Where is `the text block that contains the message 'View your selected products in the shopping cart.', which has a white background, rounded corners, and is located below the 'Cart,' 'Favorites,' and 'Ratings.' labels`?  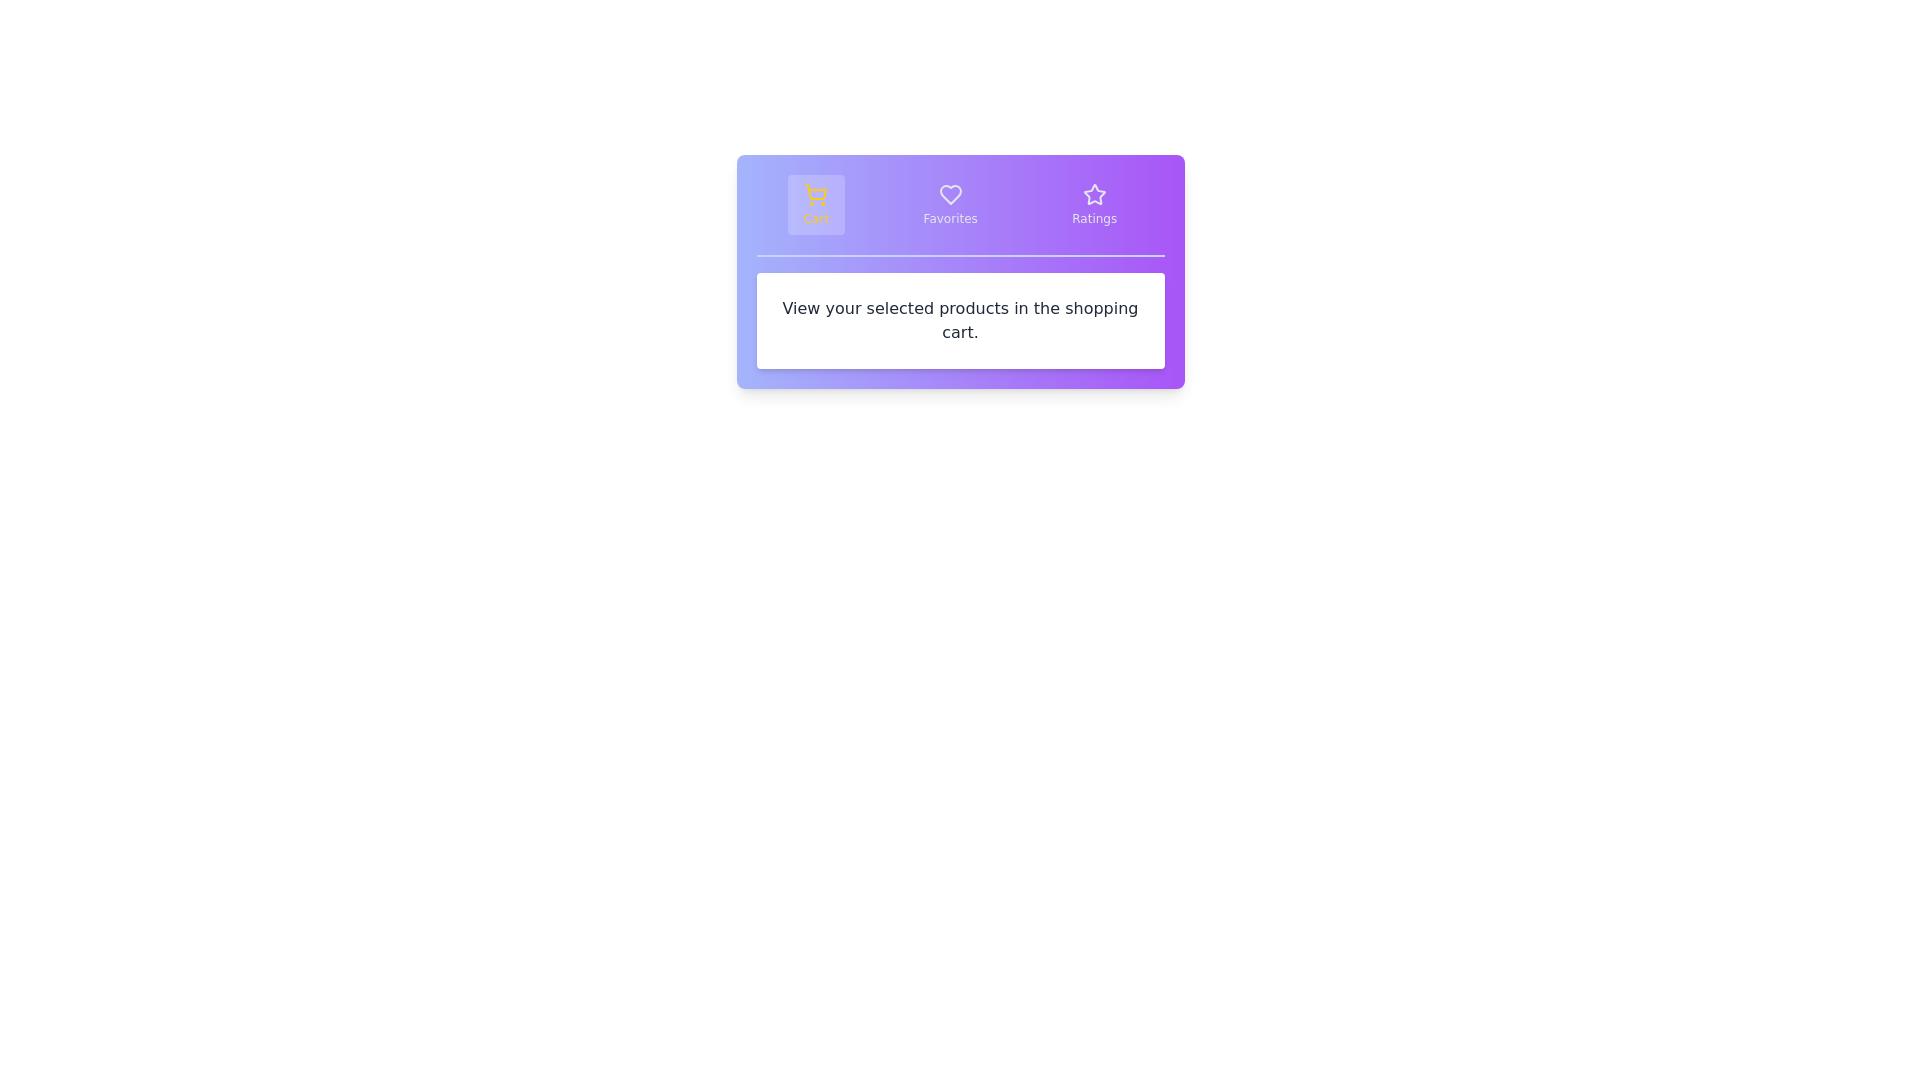 the text block that contains the message 'View your selected products in the shopping cart.', which has a white background, rounded corners, and is located below the 'Cart,' 'Favorites,' and 'Ratings.' labels is located at coordinates (960, 319).